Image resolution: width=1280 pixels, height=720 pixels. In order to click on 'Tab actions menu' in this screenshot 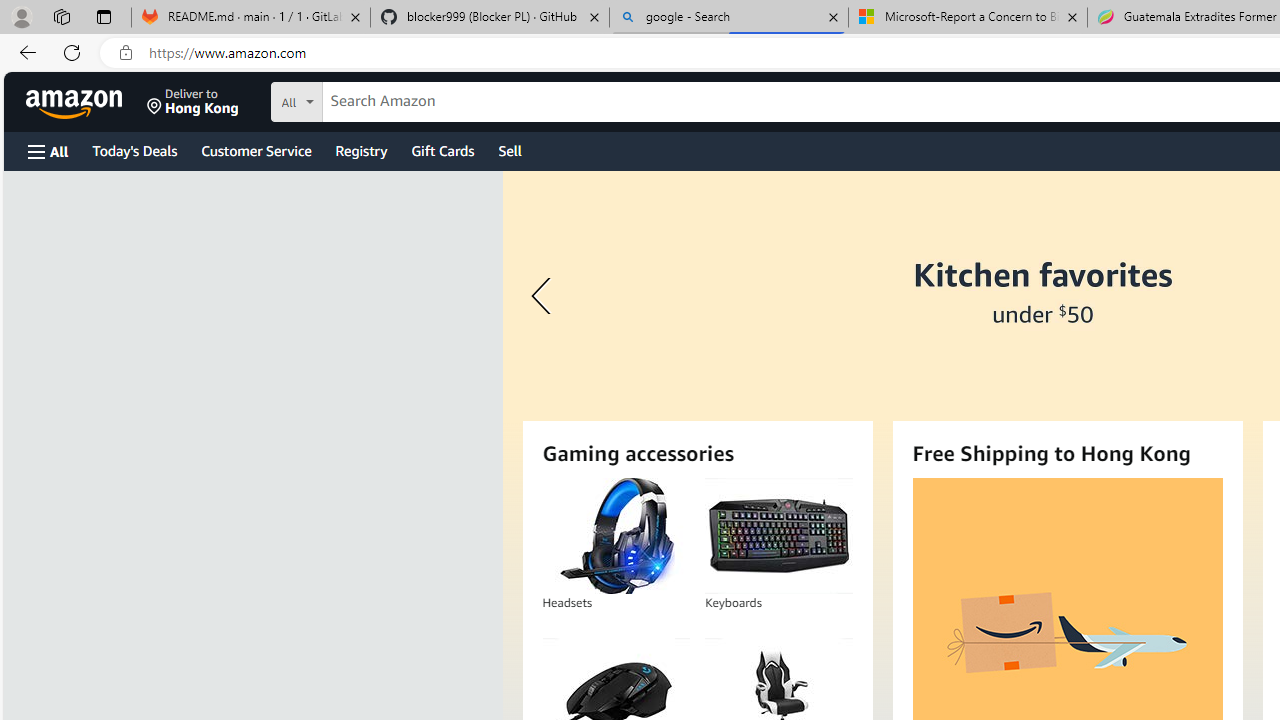, I will do `click(103, 16)`.